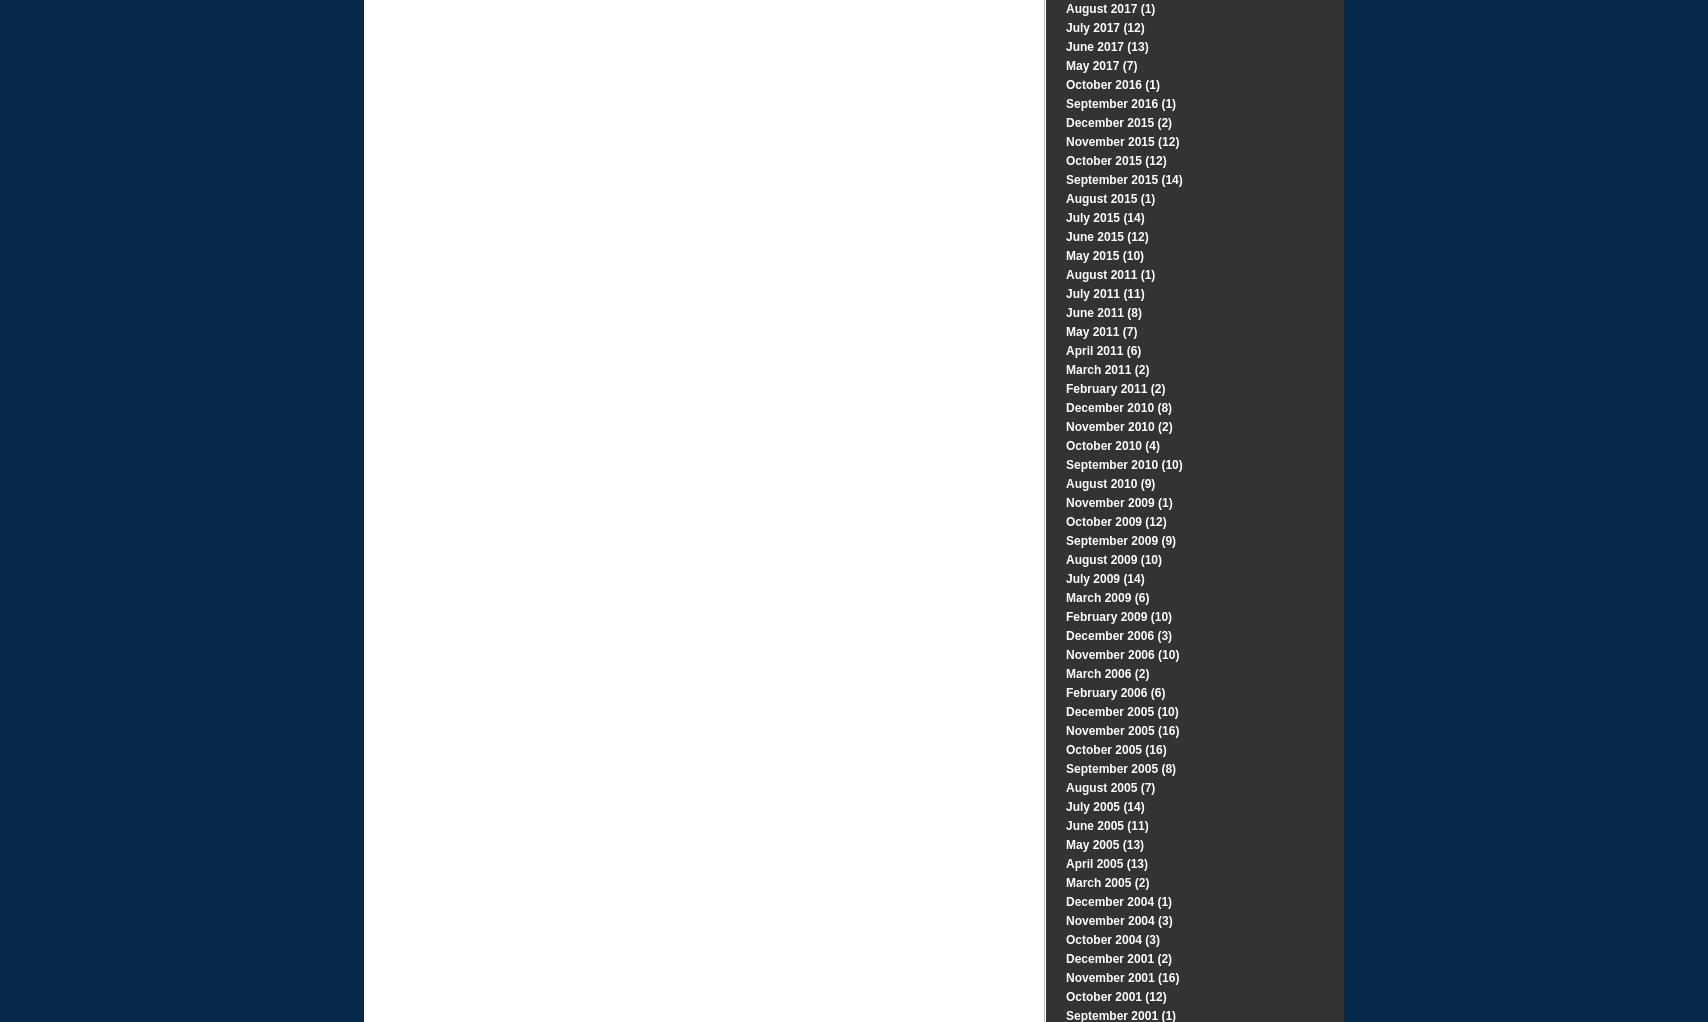 This screenshot has height=1022, width=1708. I want to click on 'April 2011 (6)', so click(1103, 350).